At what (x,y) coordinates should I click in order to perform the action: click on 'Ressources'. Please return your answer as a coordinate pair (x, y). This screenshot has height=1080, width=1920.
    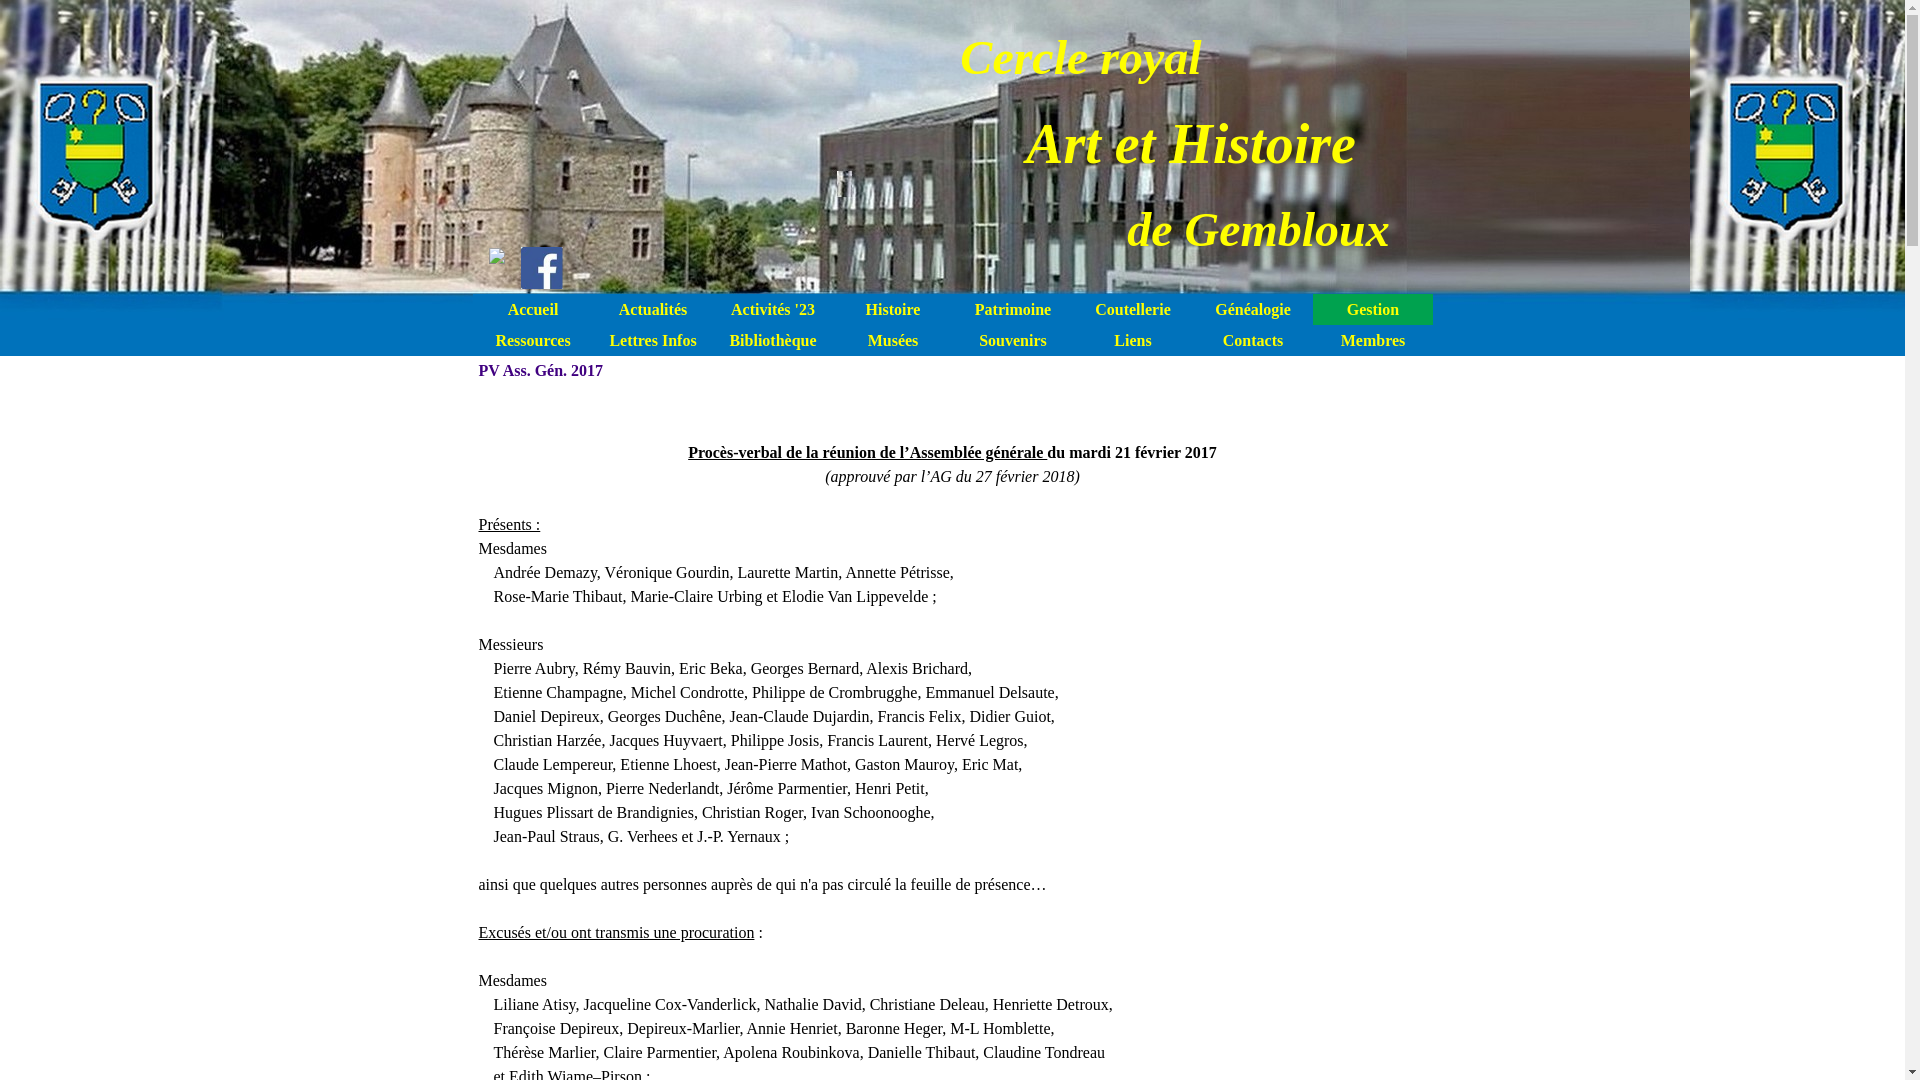
    Looking at the image, I should click on (532, 339).